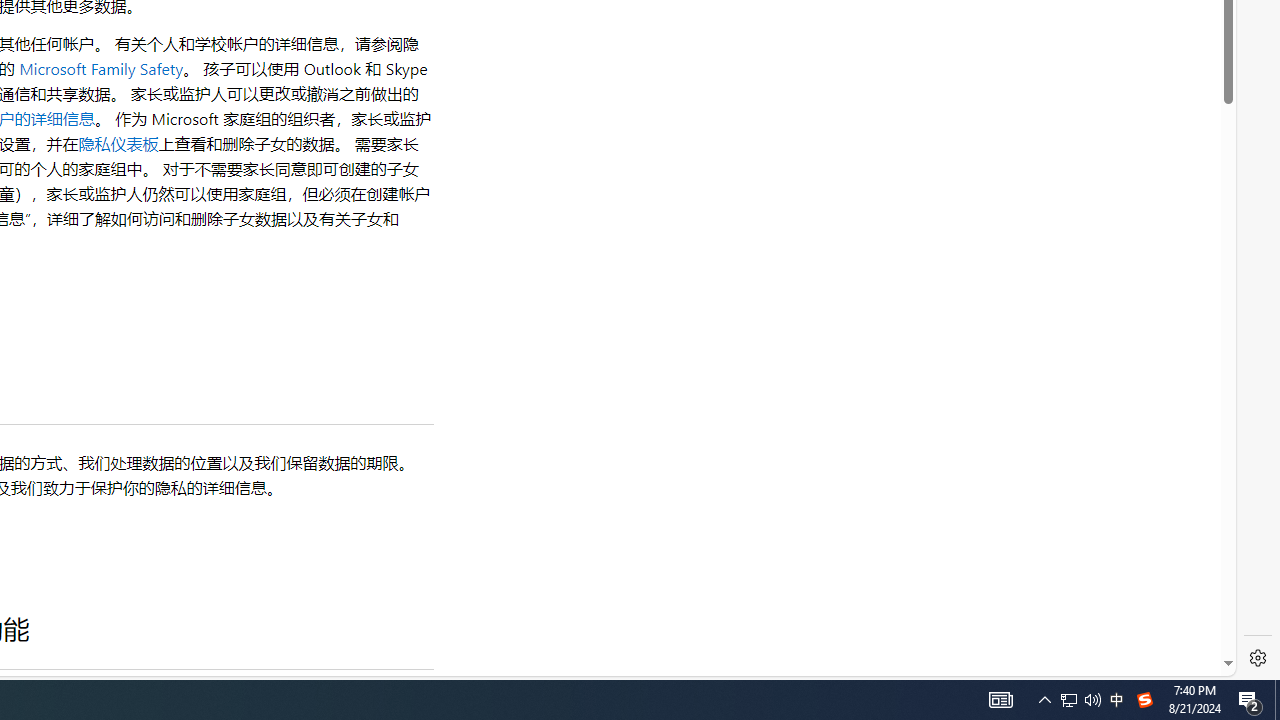  What do you see at coordinates (100, 67) in the screenshot?
I see `'Microsoft Family Safety'` at bounding box center [100, 67].